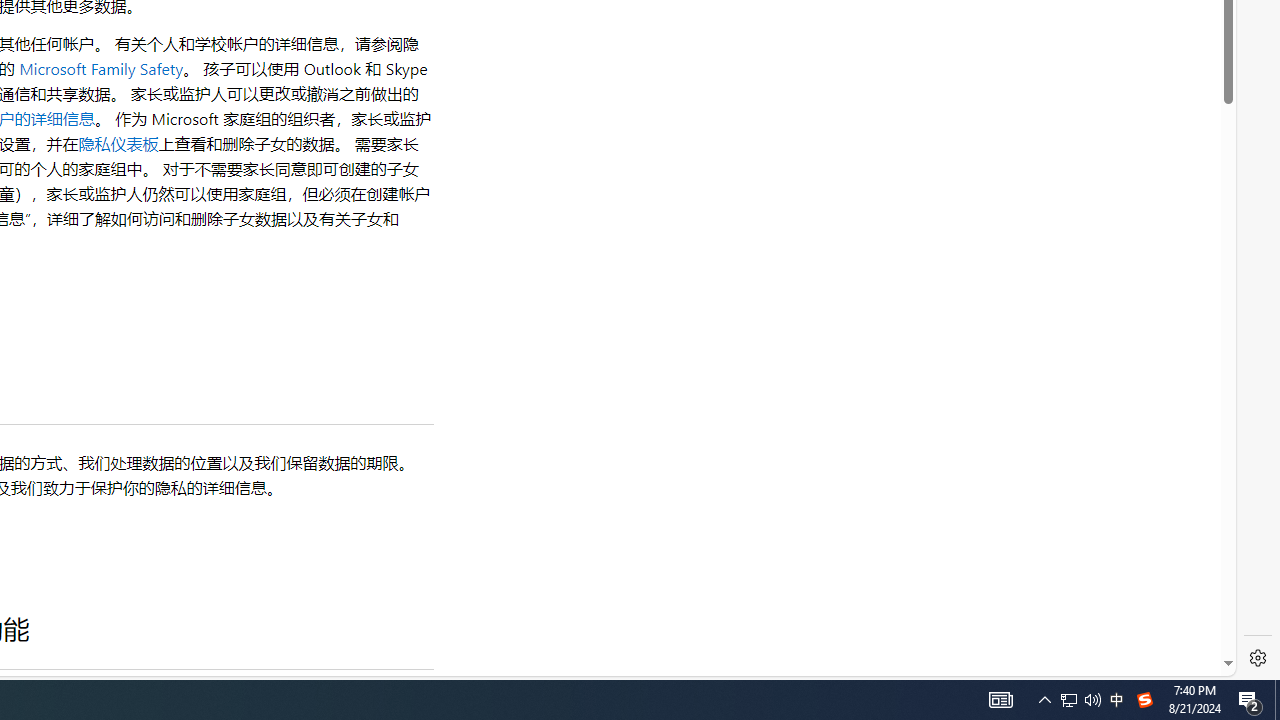  What do you see at coordinates (100, 67) in the screenshot?
I see `'Microsoft Family Safety'` at bounding box center [100, 67].